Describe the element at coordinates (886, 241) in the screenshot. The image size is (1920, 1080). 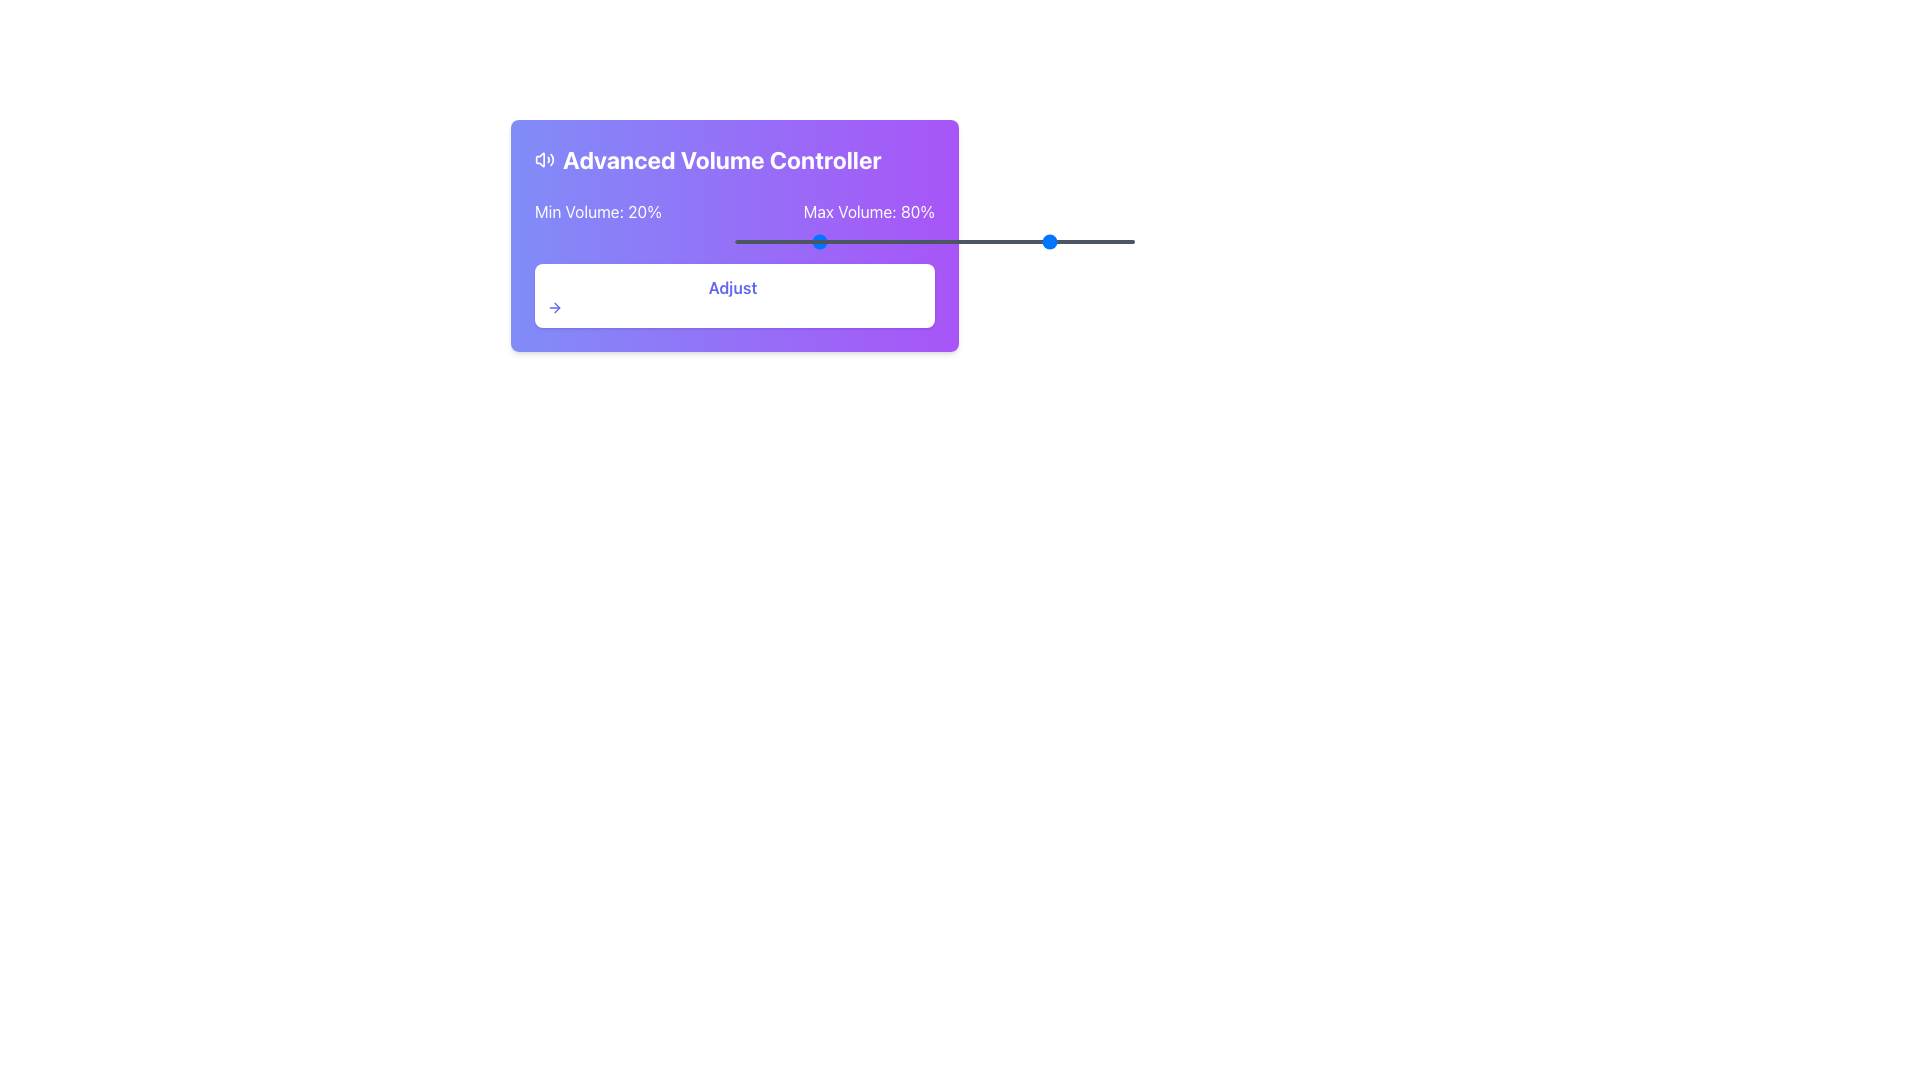
I see `the slider` at that location.